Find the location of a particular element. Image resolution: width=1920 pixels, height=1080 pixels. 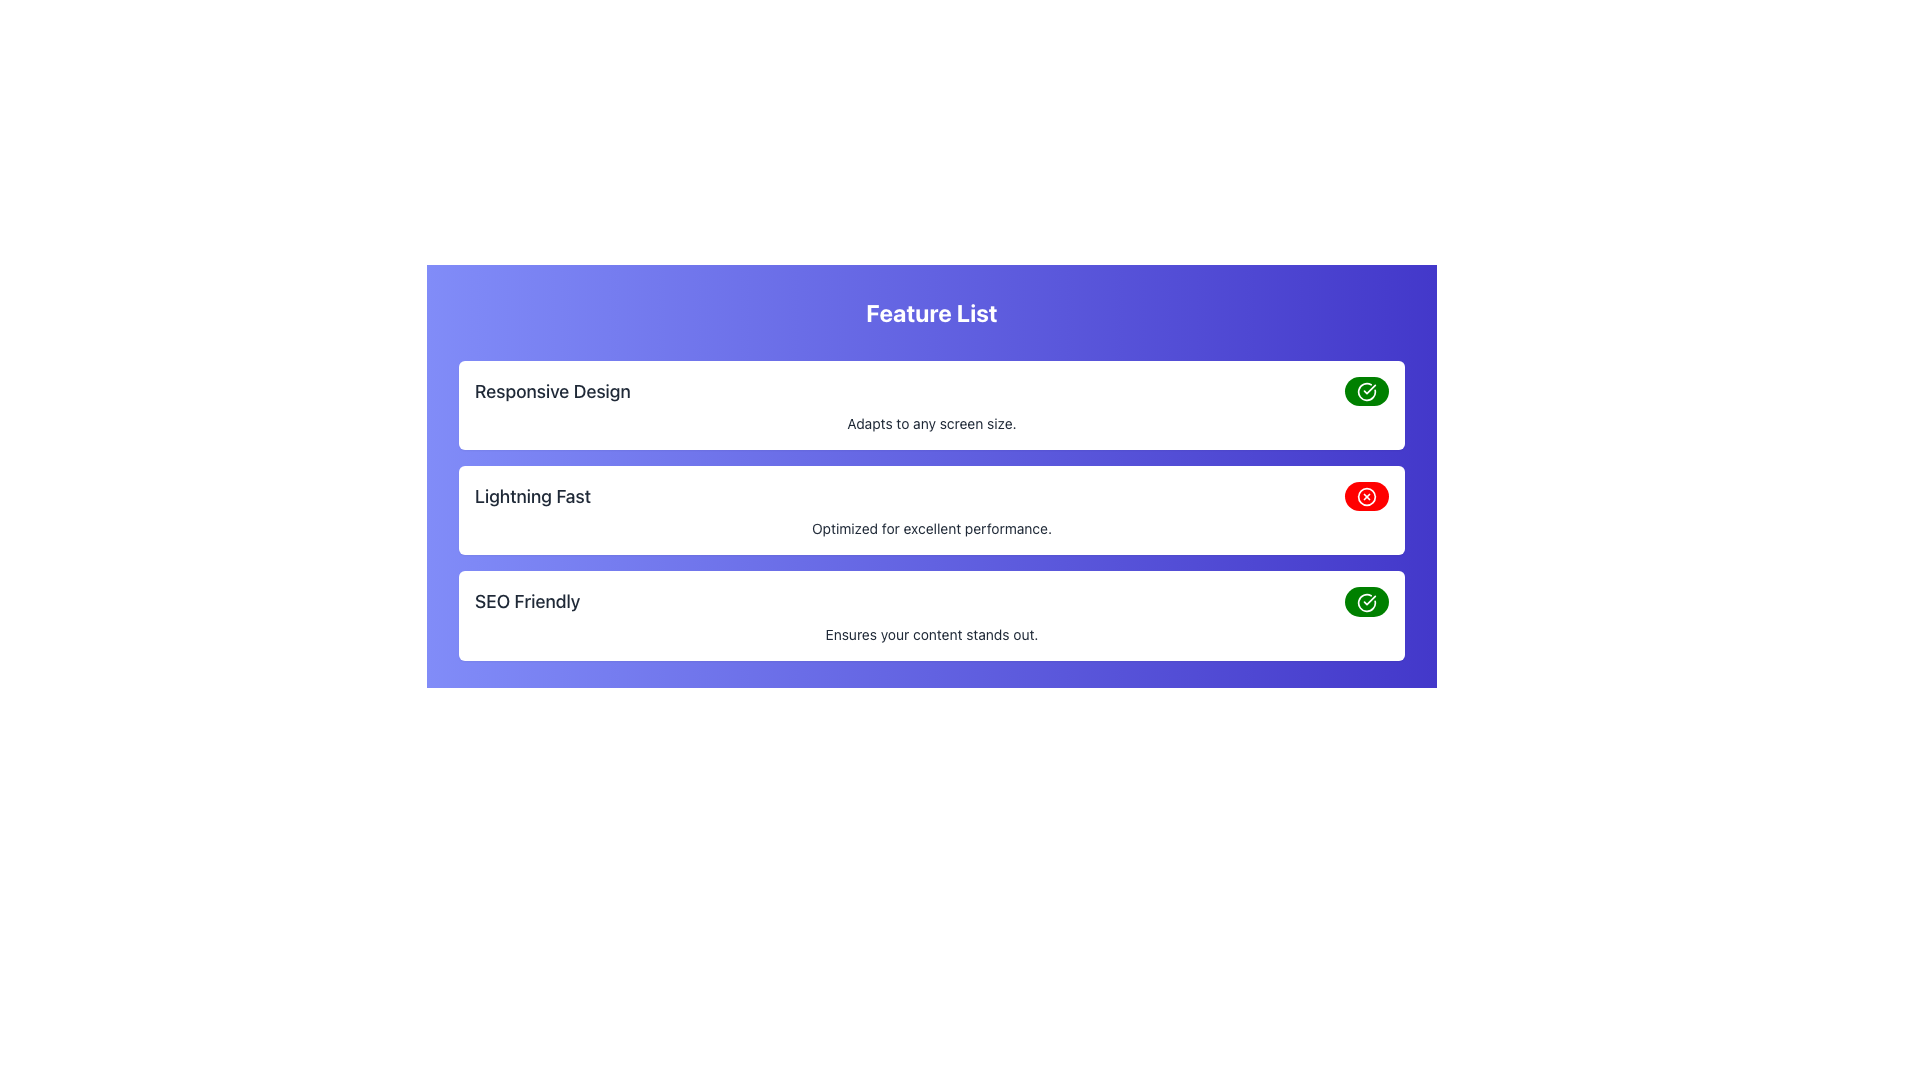

the descriptive text label that elaborates on the main heading 'Responsive Design', positioned directly below it is located at coordinates (930, 423).